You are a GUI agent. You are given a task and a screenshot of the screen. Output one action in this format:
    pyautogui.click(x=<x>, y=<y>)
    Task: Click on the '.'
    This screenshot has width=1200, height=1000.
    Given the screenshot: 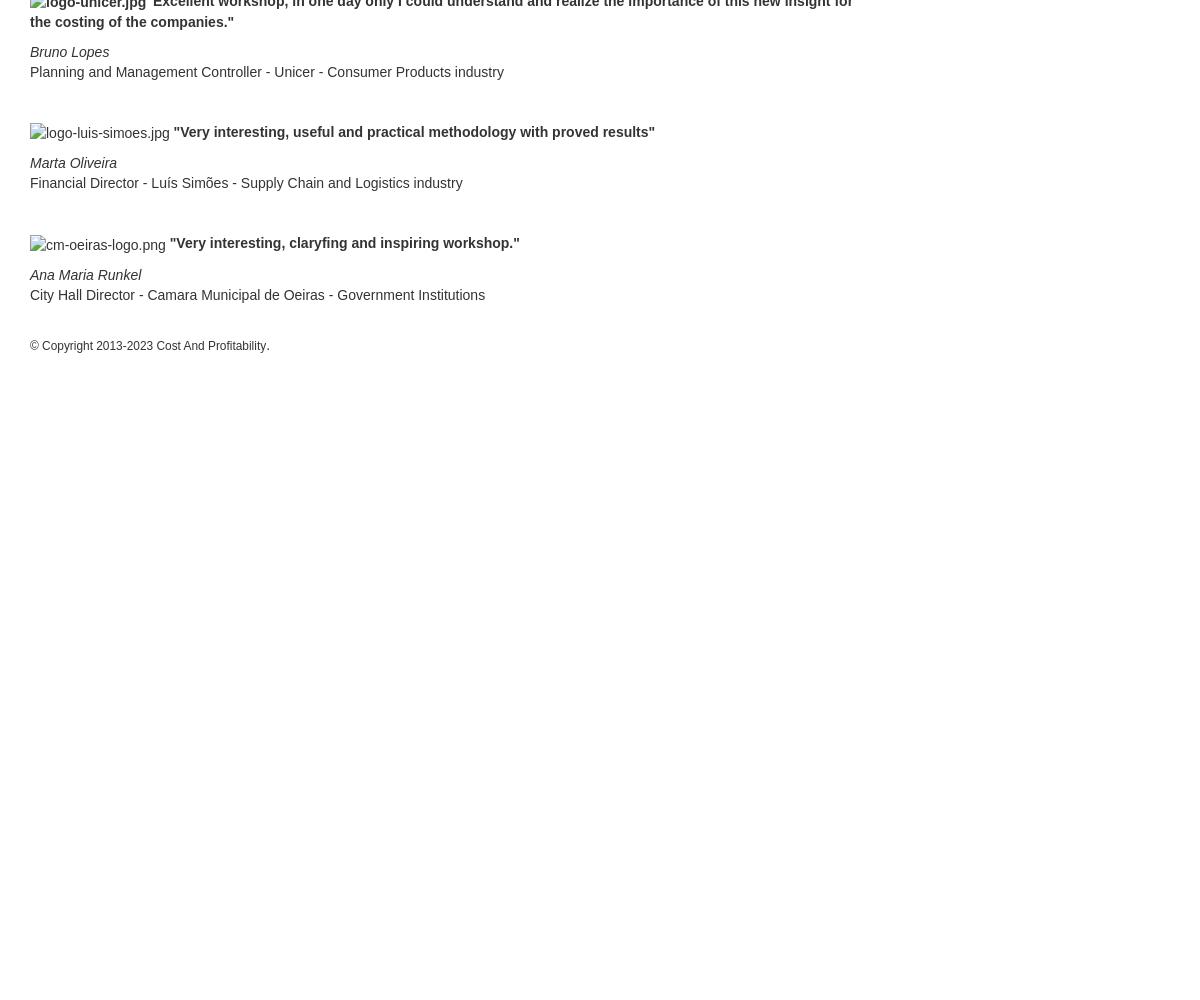 What is the action you would take?
    pyautogui.click(x=266, y=343)
    